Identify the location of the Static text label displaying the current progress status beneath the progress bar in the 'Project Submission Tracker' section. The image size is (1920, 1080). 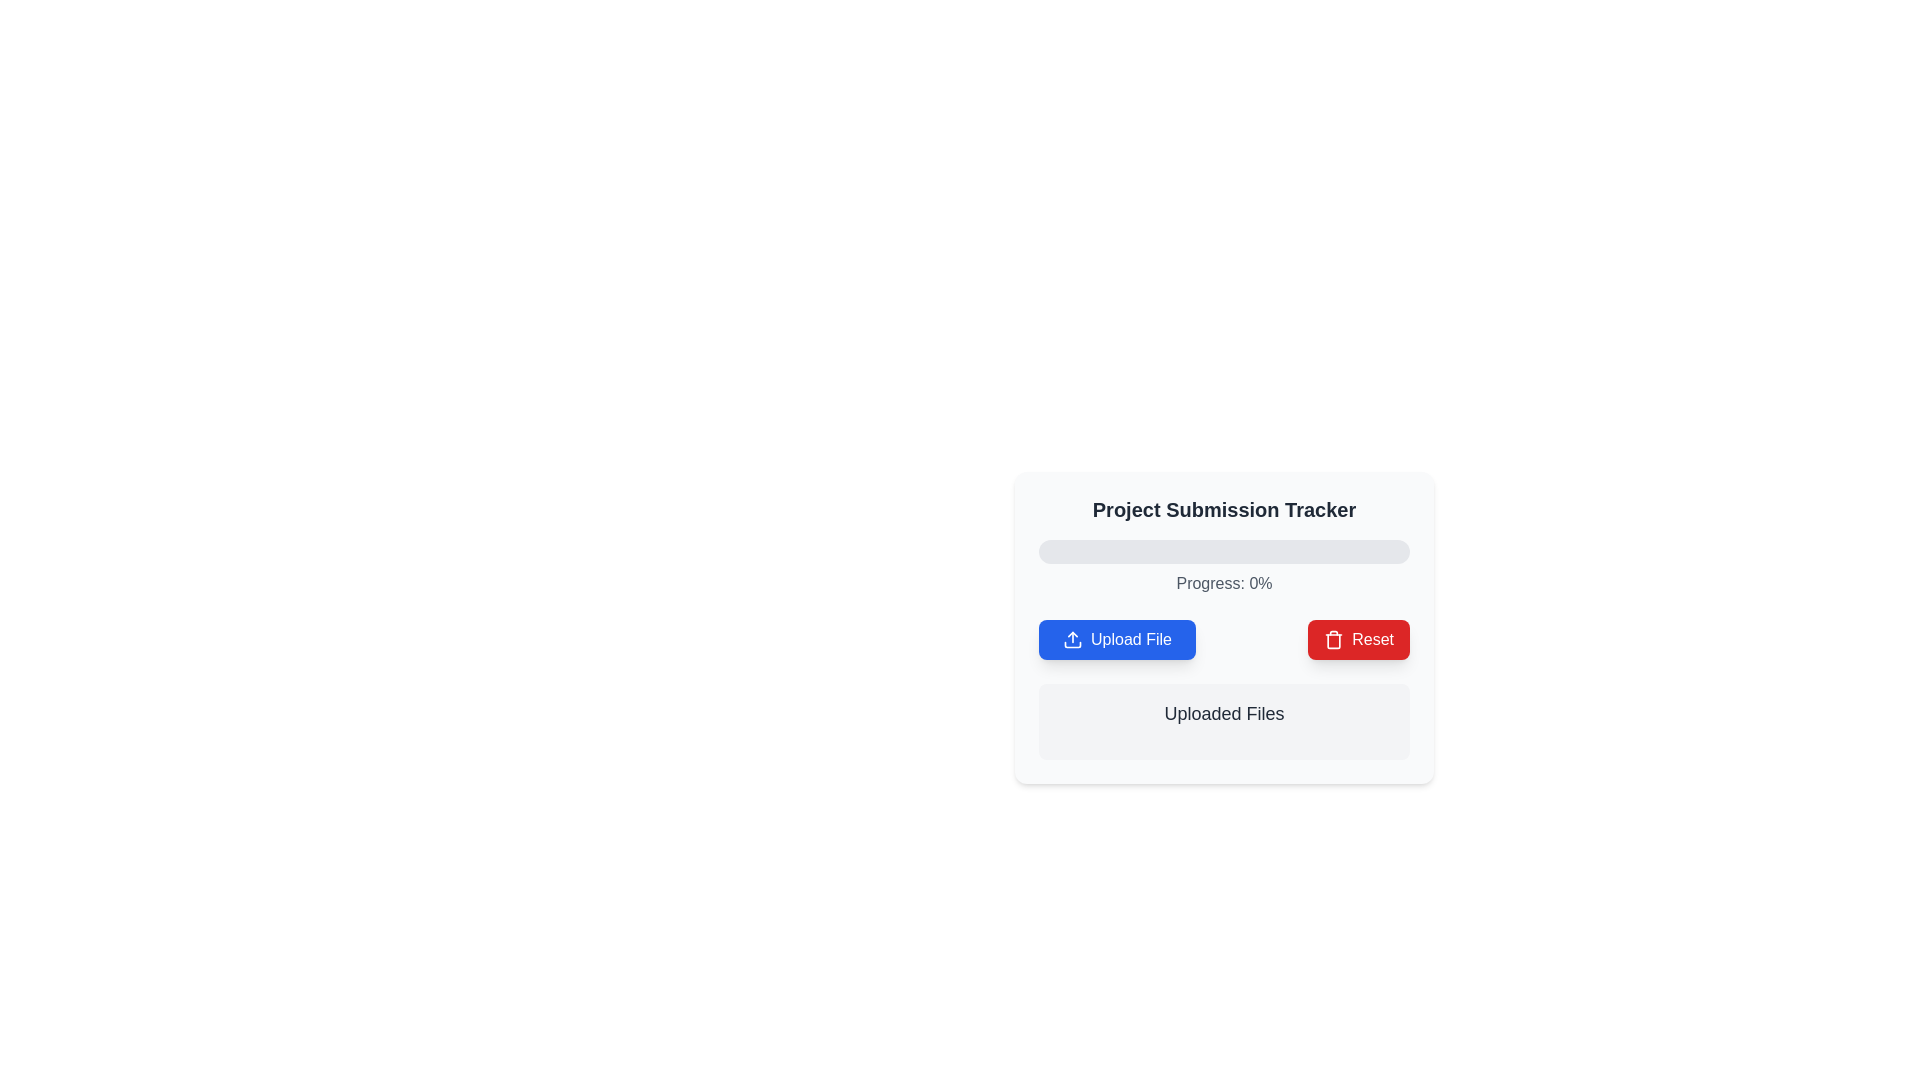
(1223, 583).